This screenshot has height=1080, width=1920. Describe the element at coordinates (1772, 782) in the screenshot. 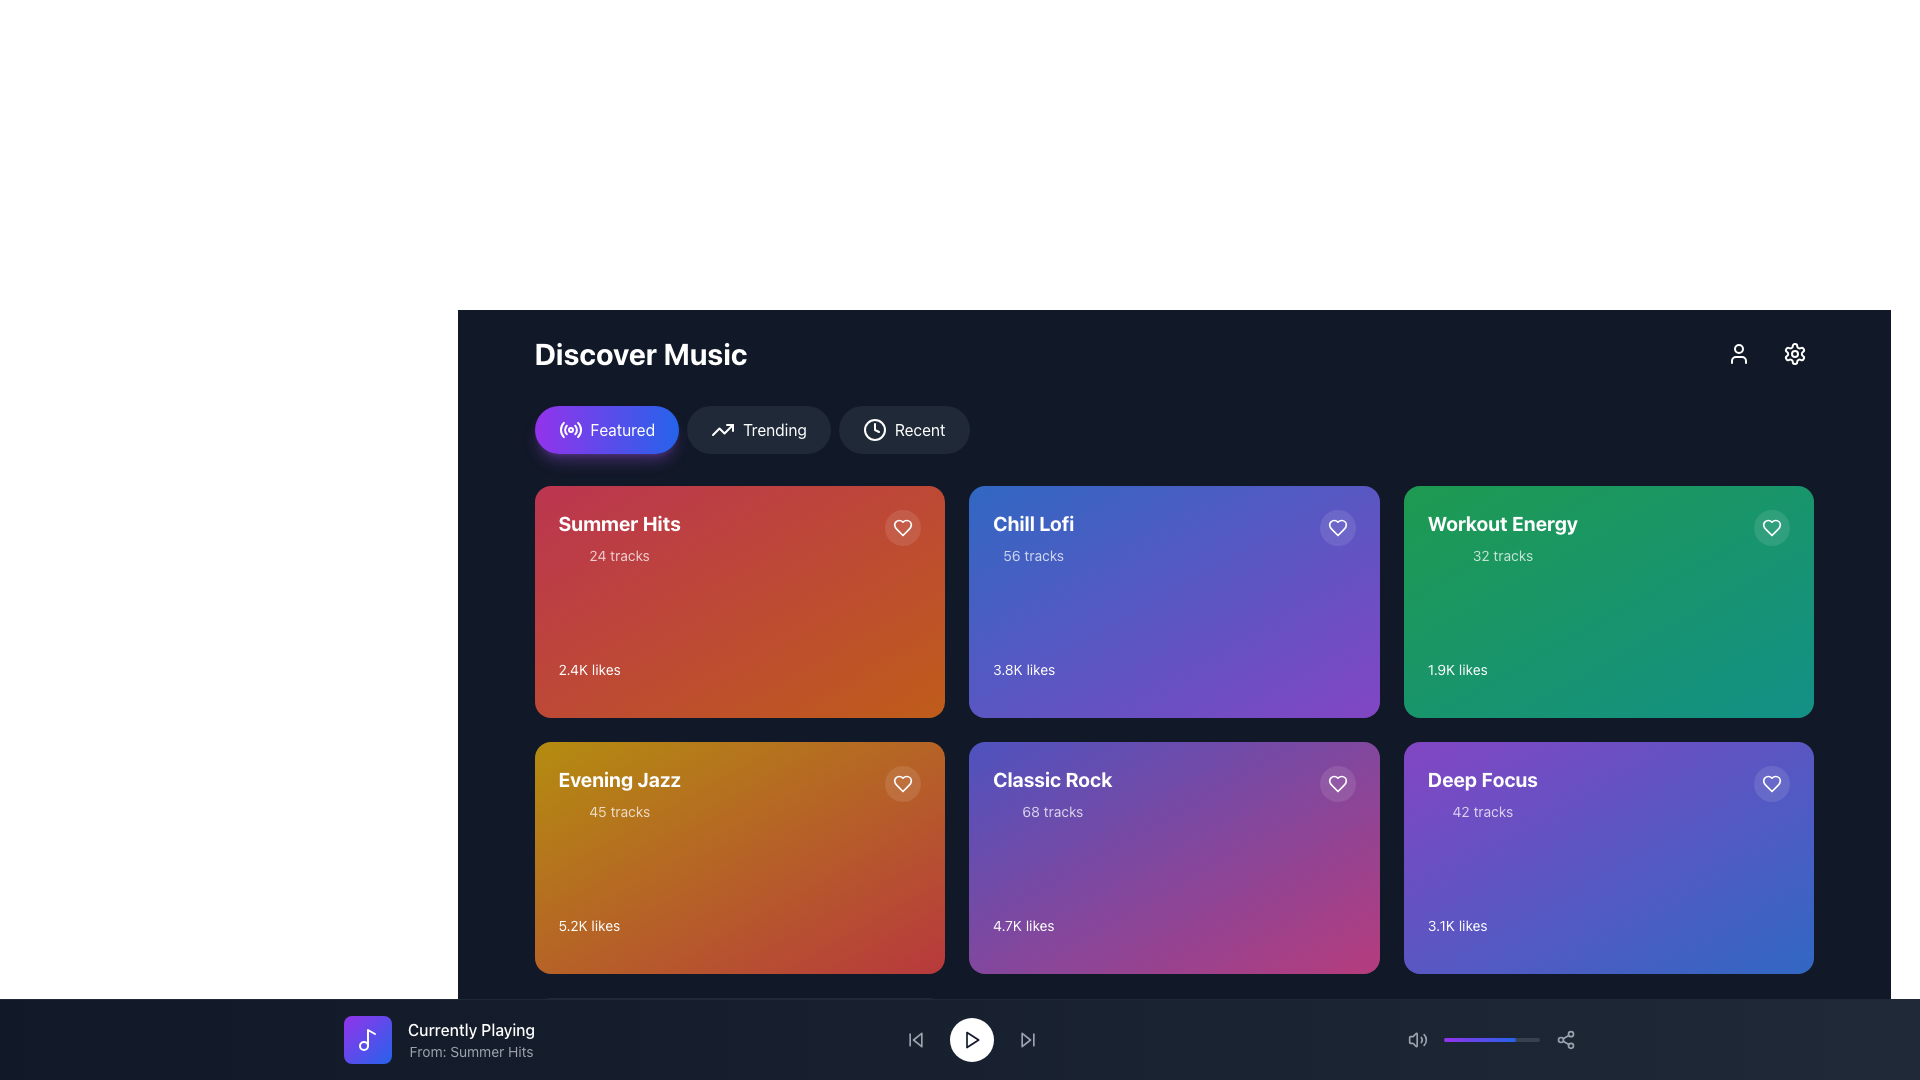

I see `the heart icon located at the bottom-right corner of the 'Deep Focus' content card` at that location.